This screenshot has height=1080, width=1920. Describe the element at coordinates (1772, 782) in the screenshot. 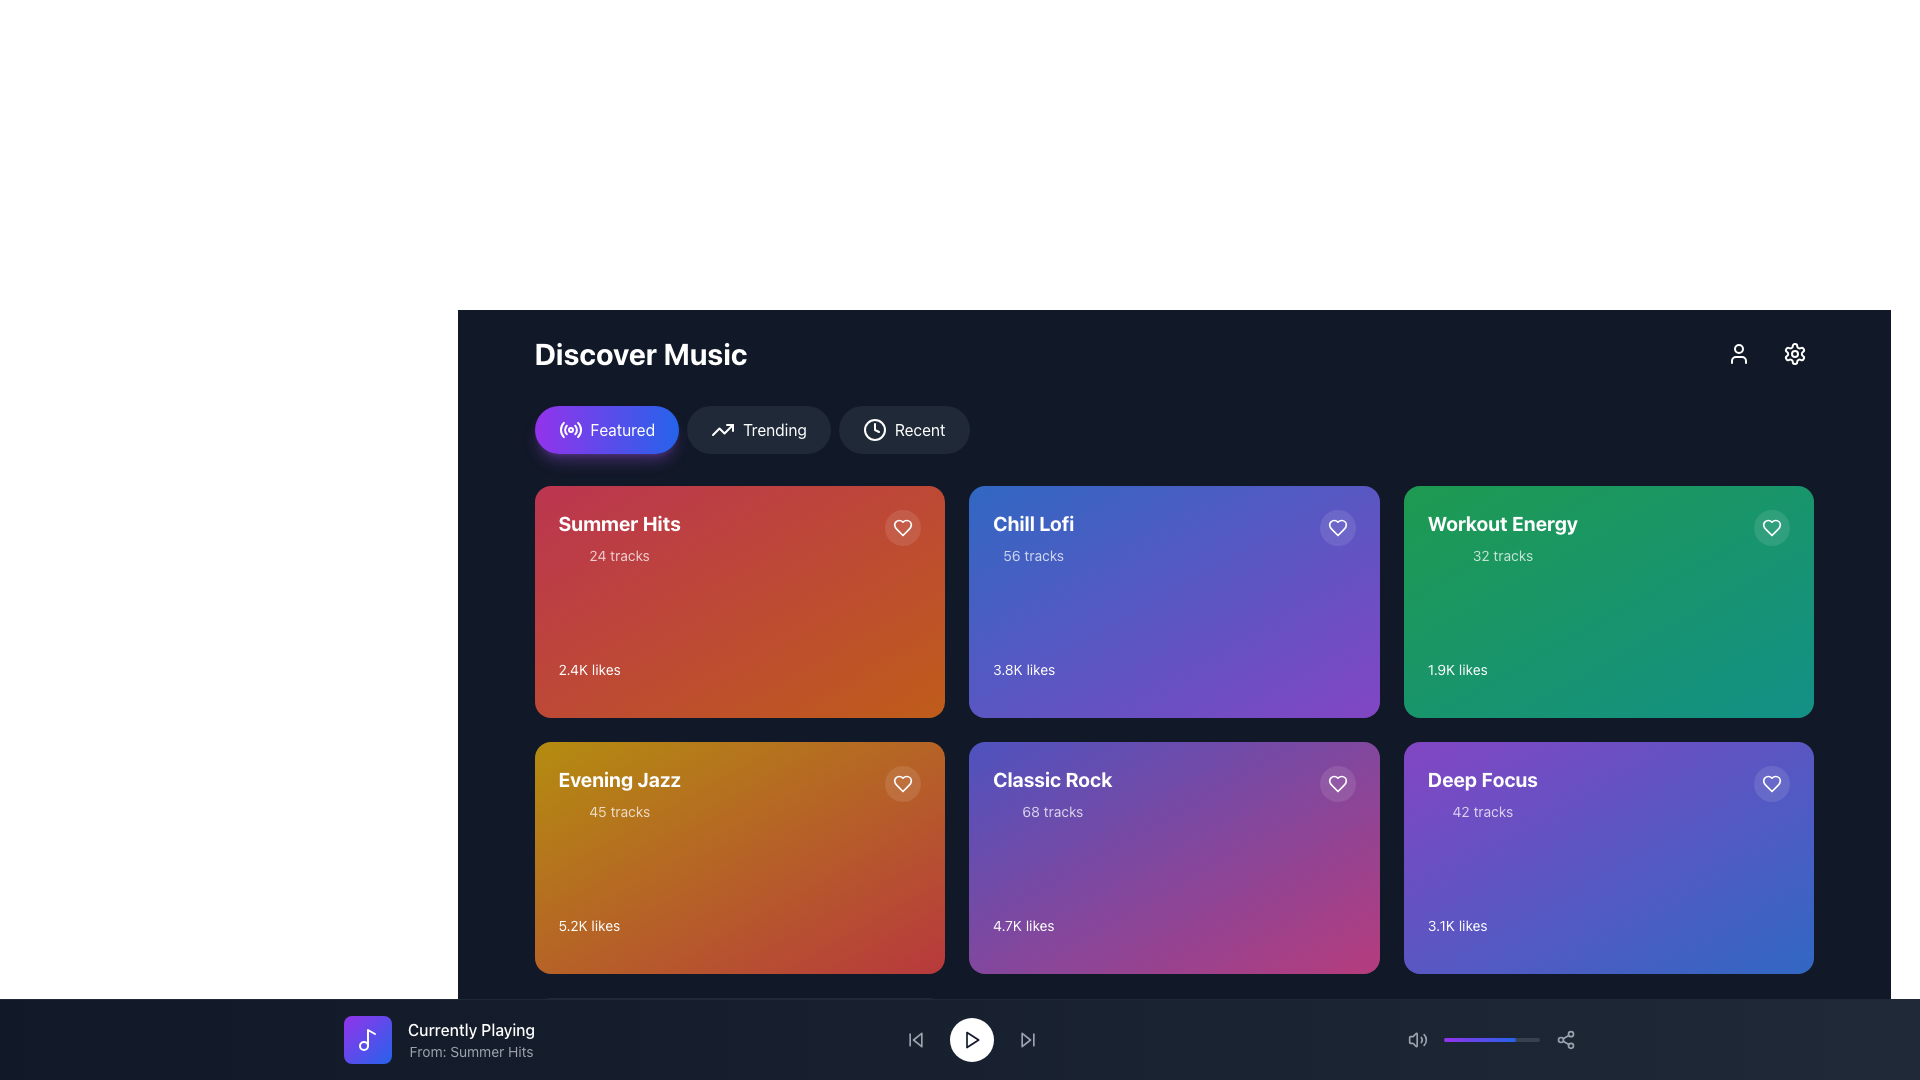

I see `the heart icon located at the bottom-right corner of the 'Deep Focus' content card` at that location.